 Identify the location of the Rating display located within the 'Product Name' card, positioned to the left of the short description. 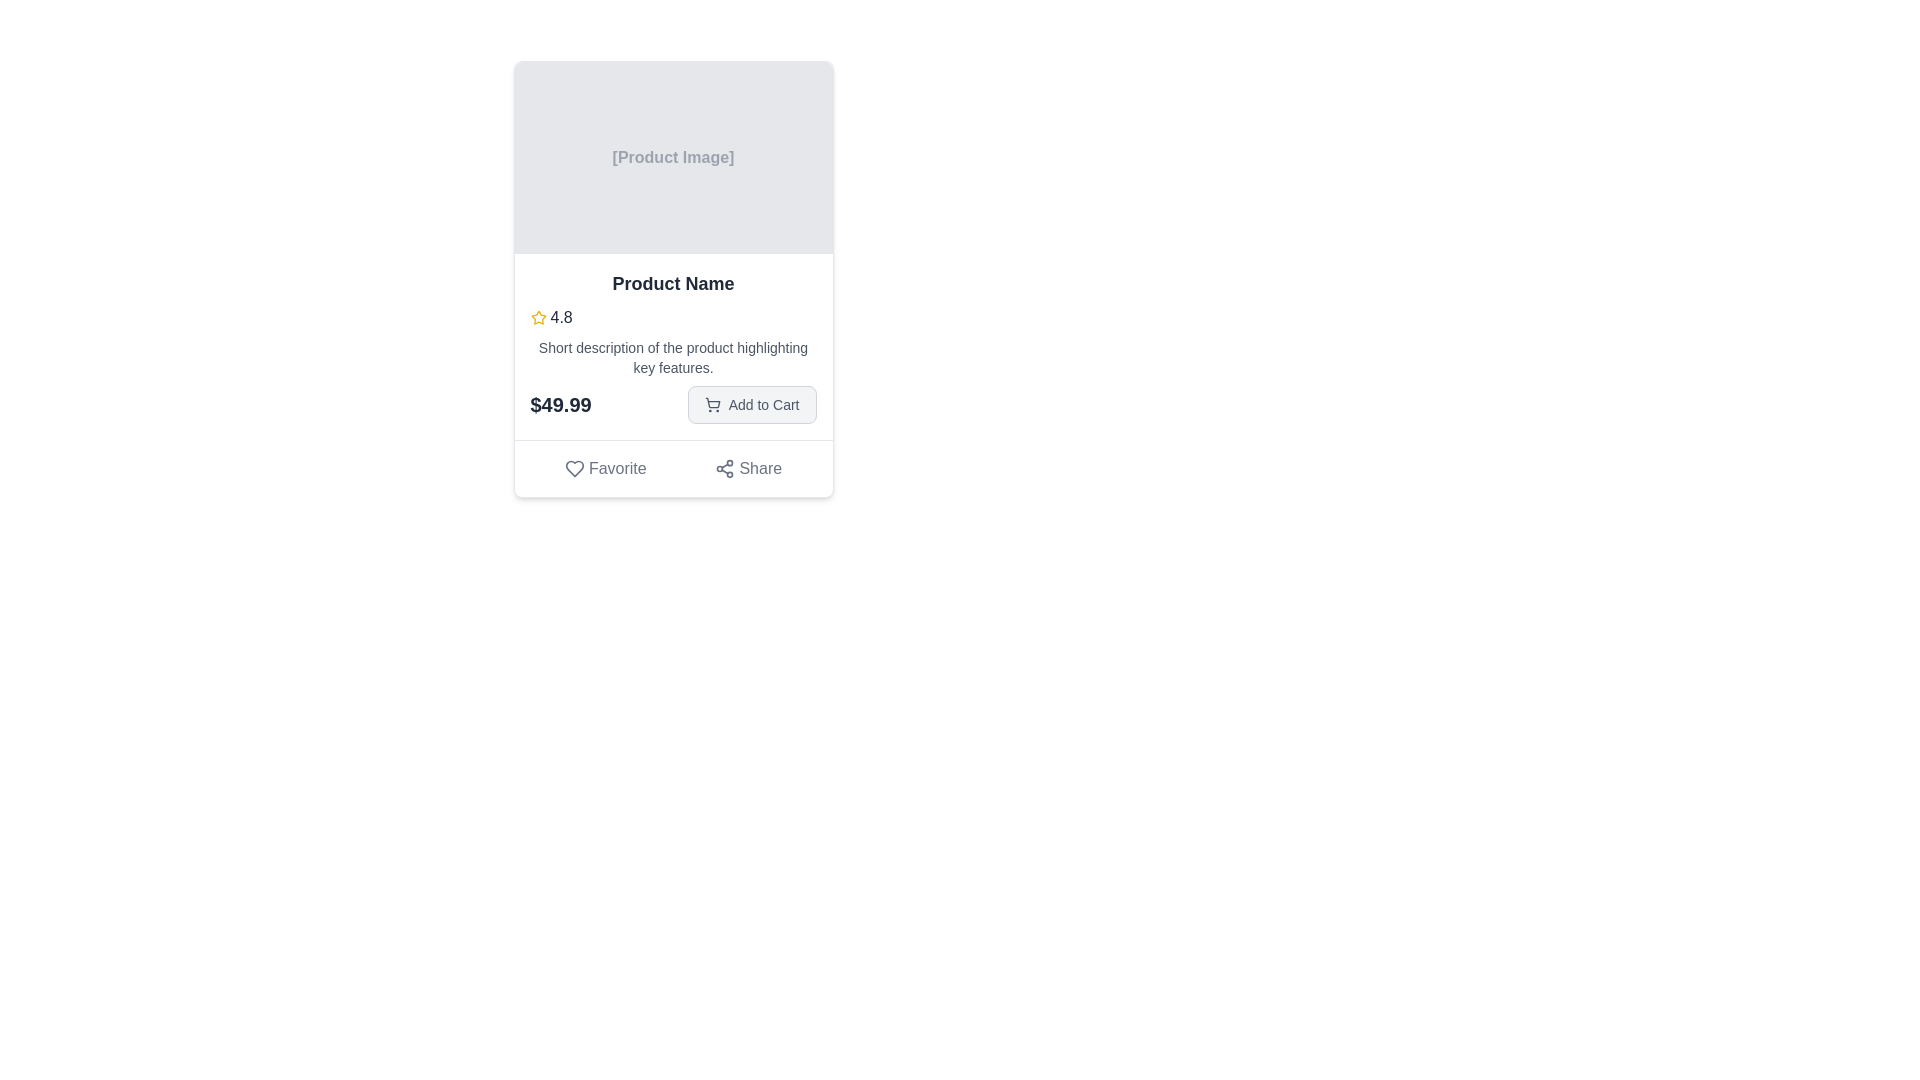
(673, 316).